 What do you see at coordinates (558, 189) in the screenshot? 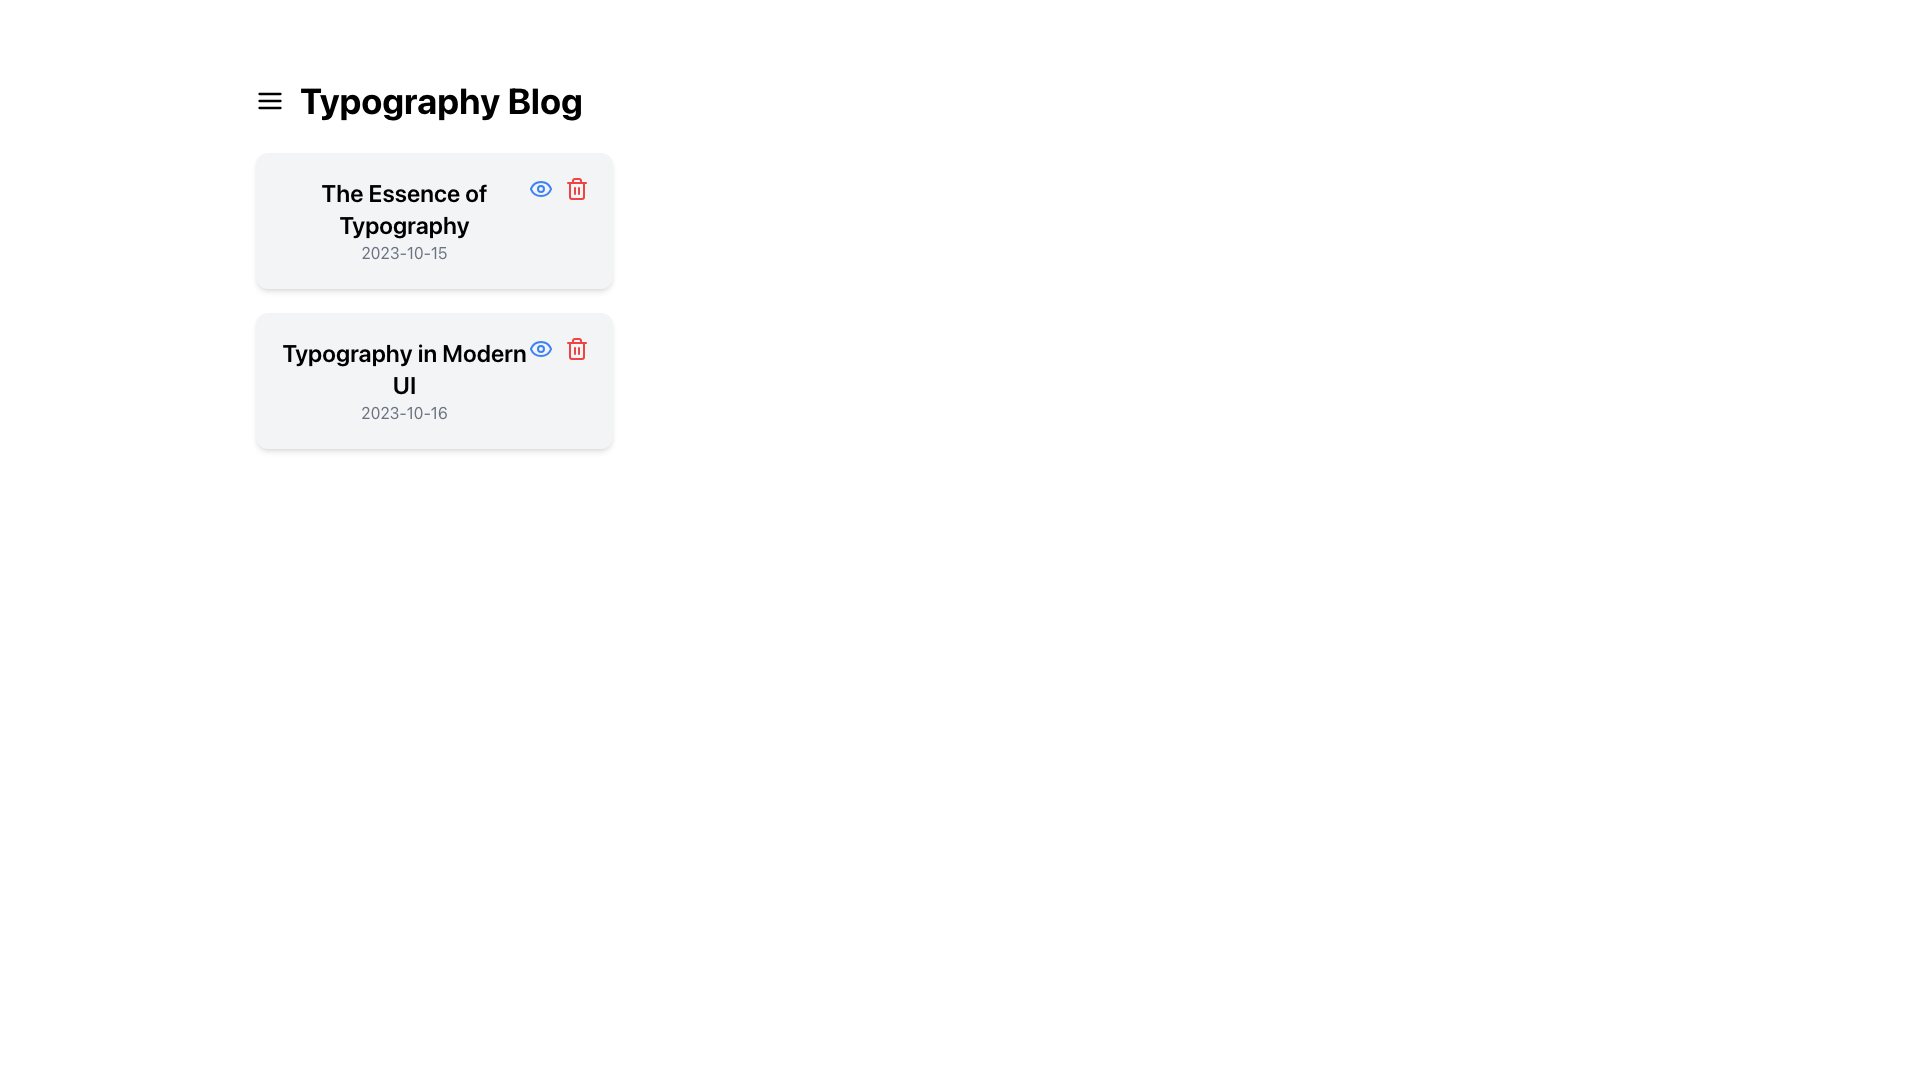
I see `the red trash icon located on the top-right corner of the article 'The Essence of Typography'` at bounding box center [558, 189].